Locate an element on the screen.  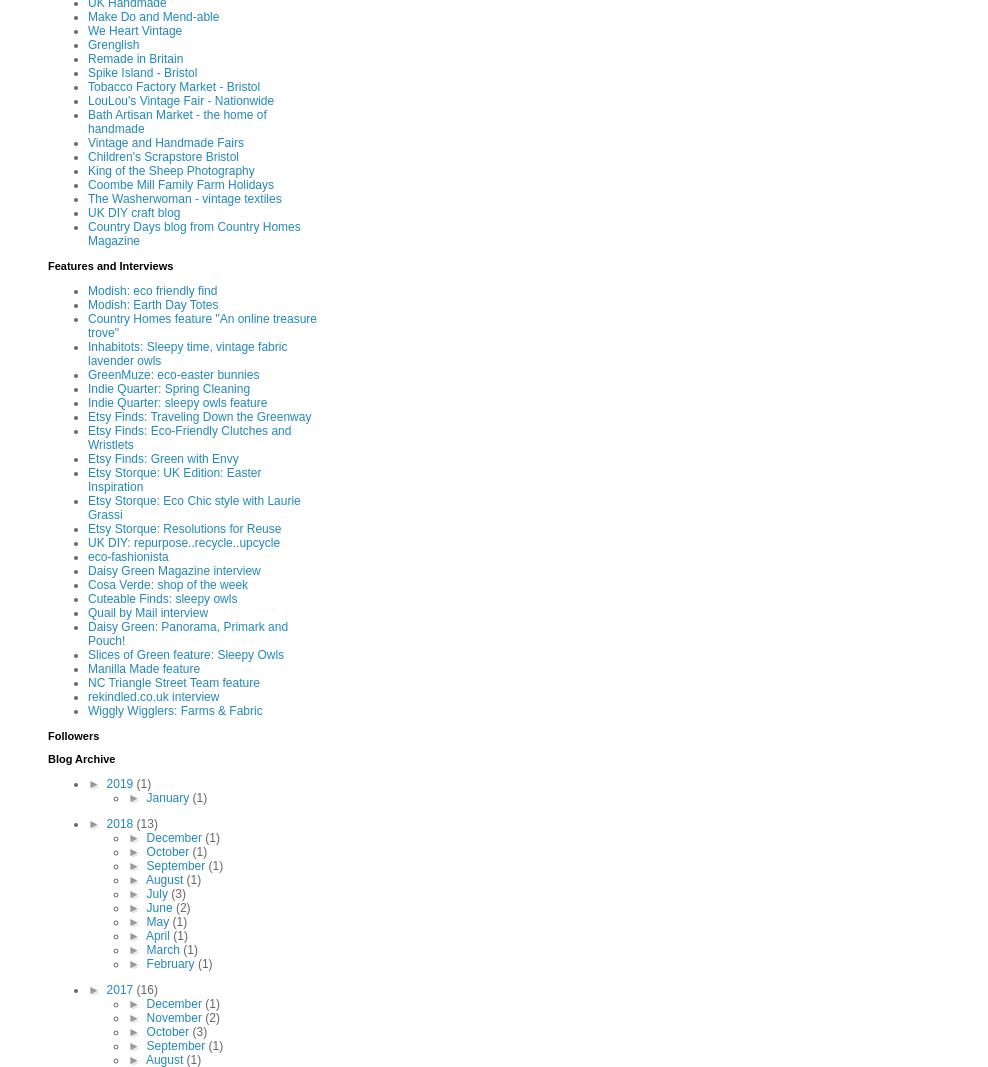
'Etsy Storque: Eco Chic style with Laurie Grassi' is located at coordinates (88, 506).